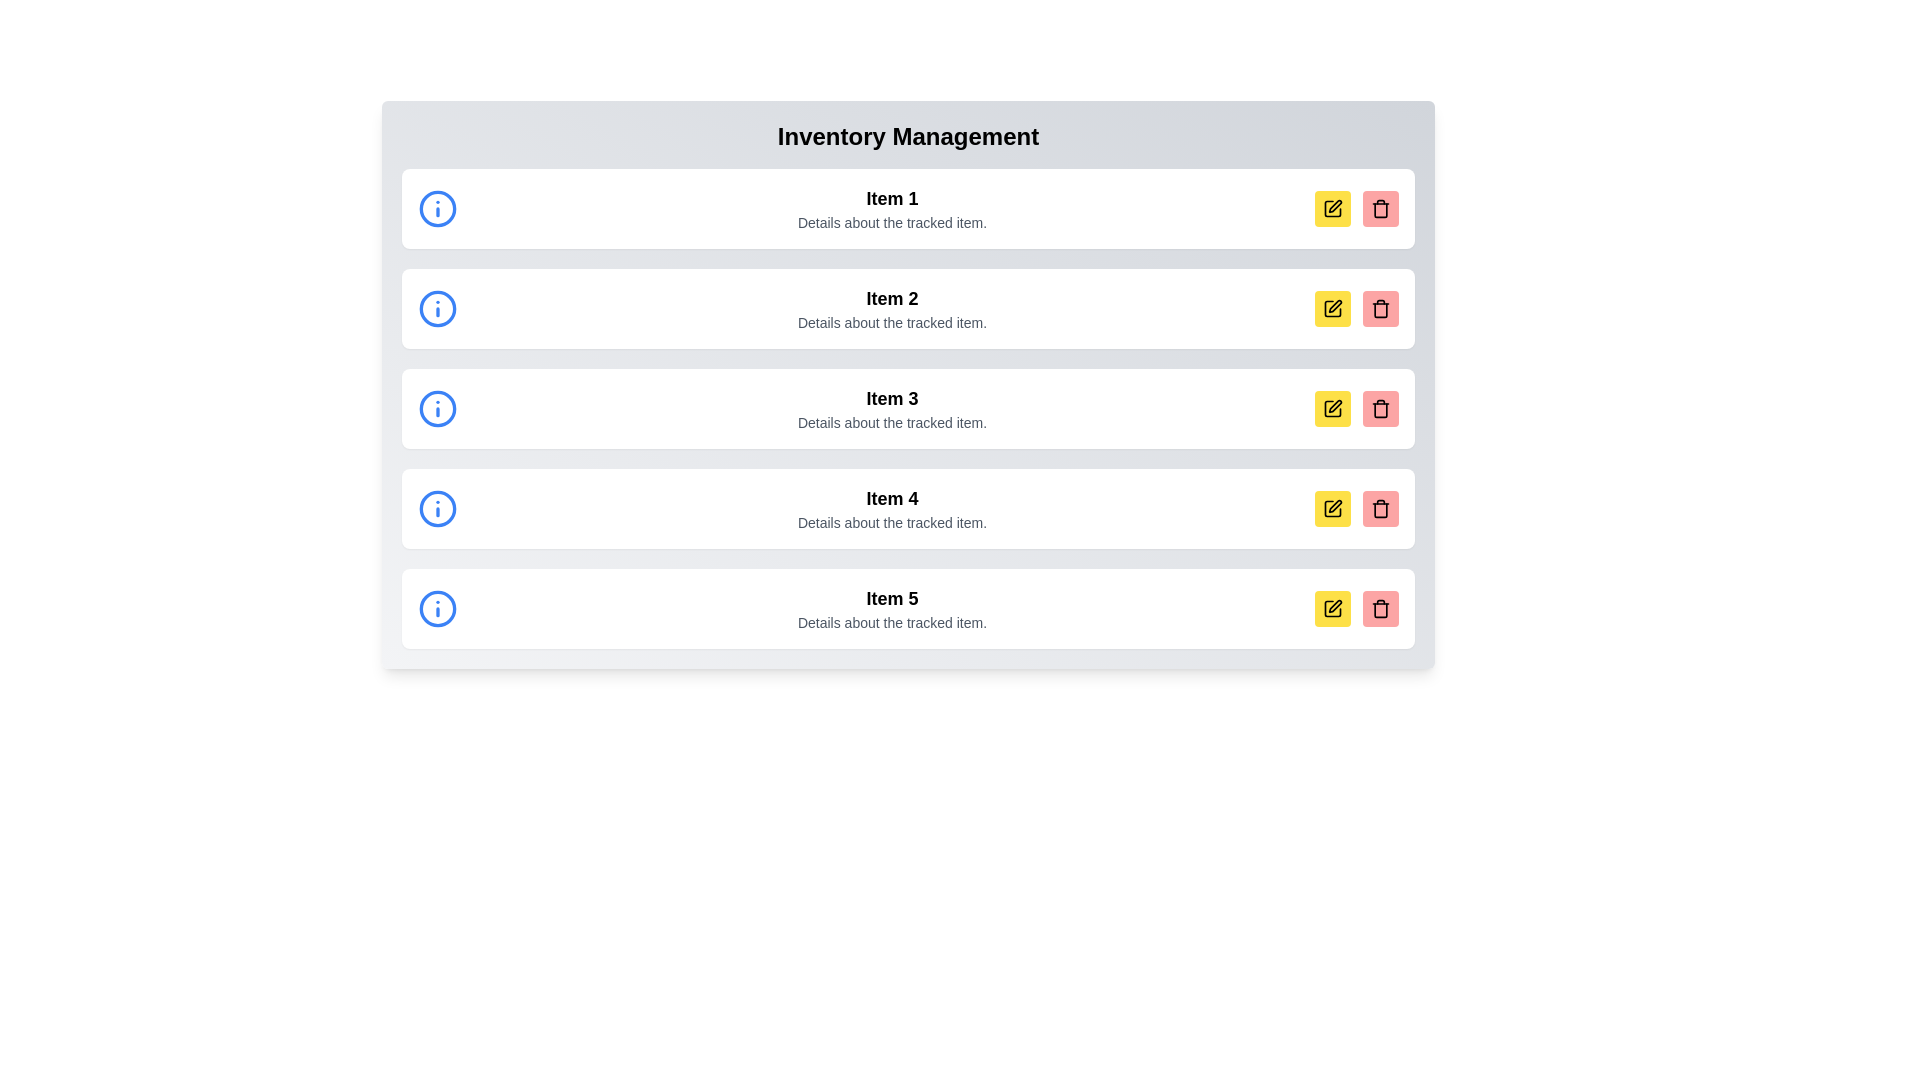  Describe the element at coordinates (891, 508) in the screenshot. I see `the List item titled 'Item 4'` at that location.